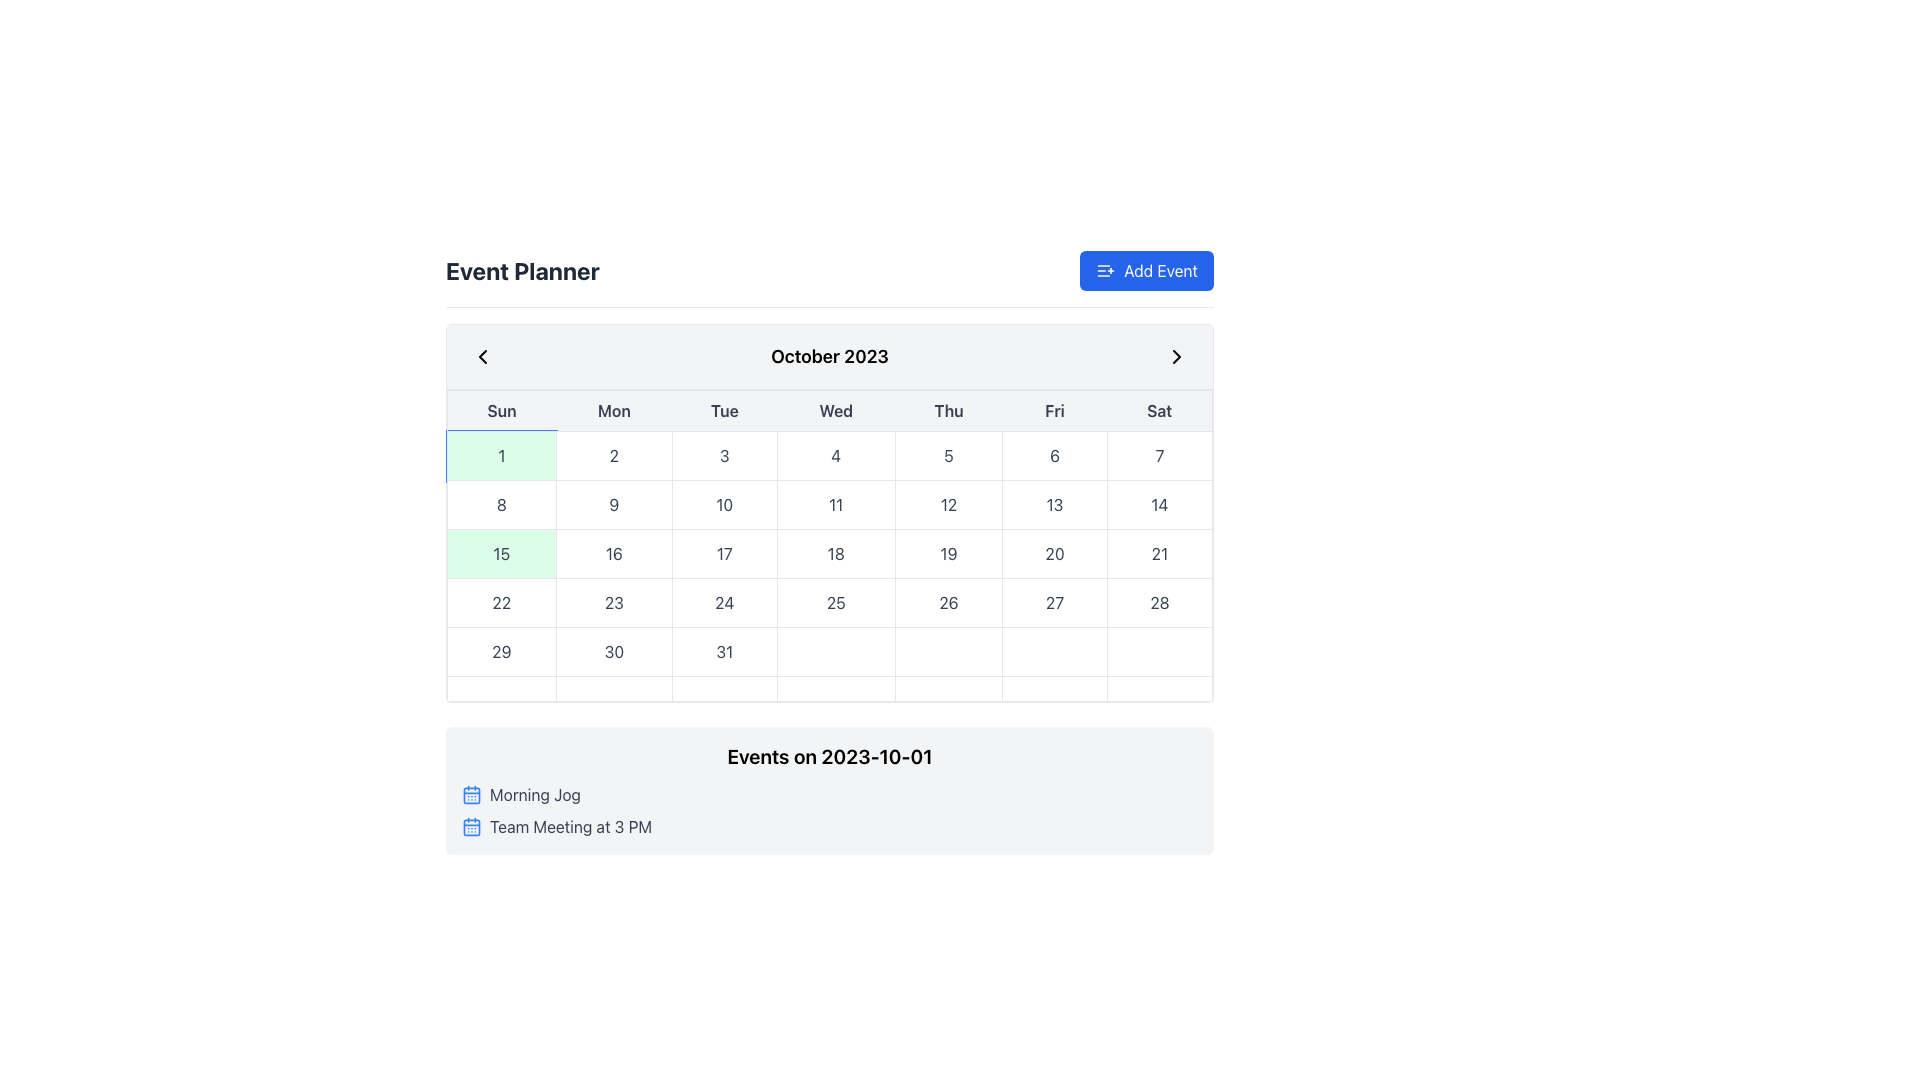 This screenshot has width=1920, height=1080. I want to click on the 'Add Event' button located in the 'Event Planner Add Event' section, so click(1147, 270).